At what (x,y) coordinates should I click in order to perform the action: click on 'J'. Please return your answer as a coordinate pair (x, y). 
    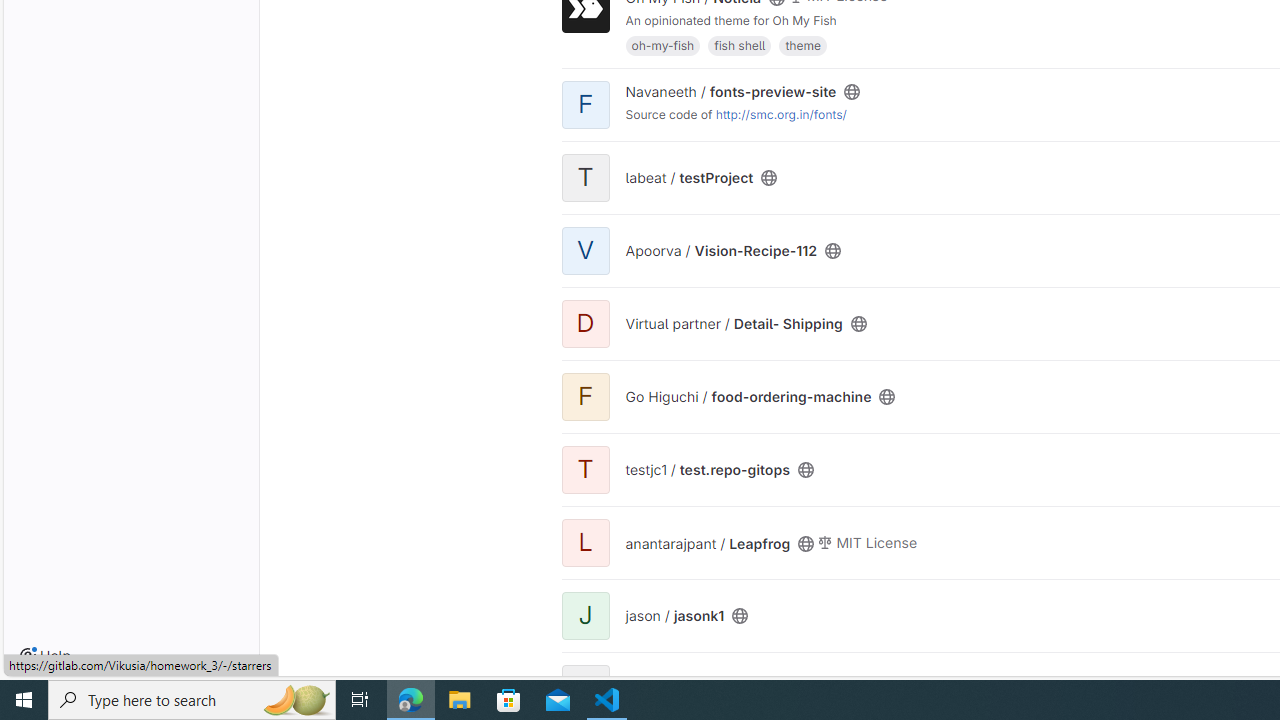
    Looking at the image, I should click on (584, 614).